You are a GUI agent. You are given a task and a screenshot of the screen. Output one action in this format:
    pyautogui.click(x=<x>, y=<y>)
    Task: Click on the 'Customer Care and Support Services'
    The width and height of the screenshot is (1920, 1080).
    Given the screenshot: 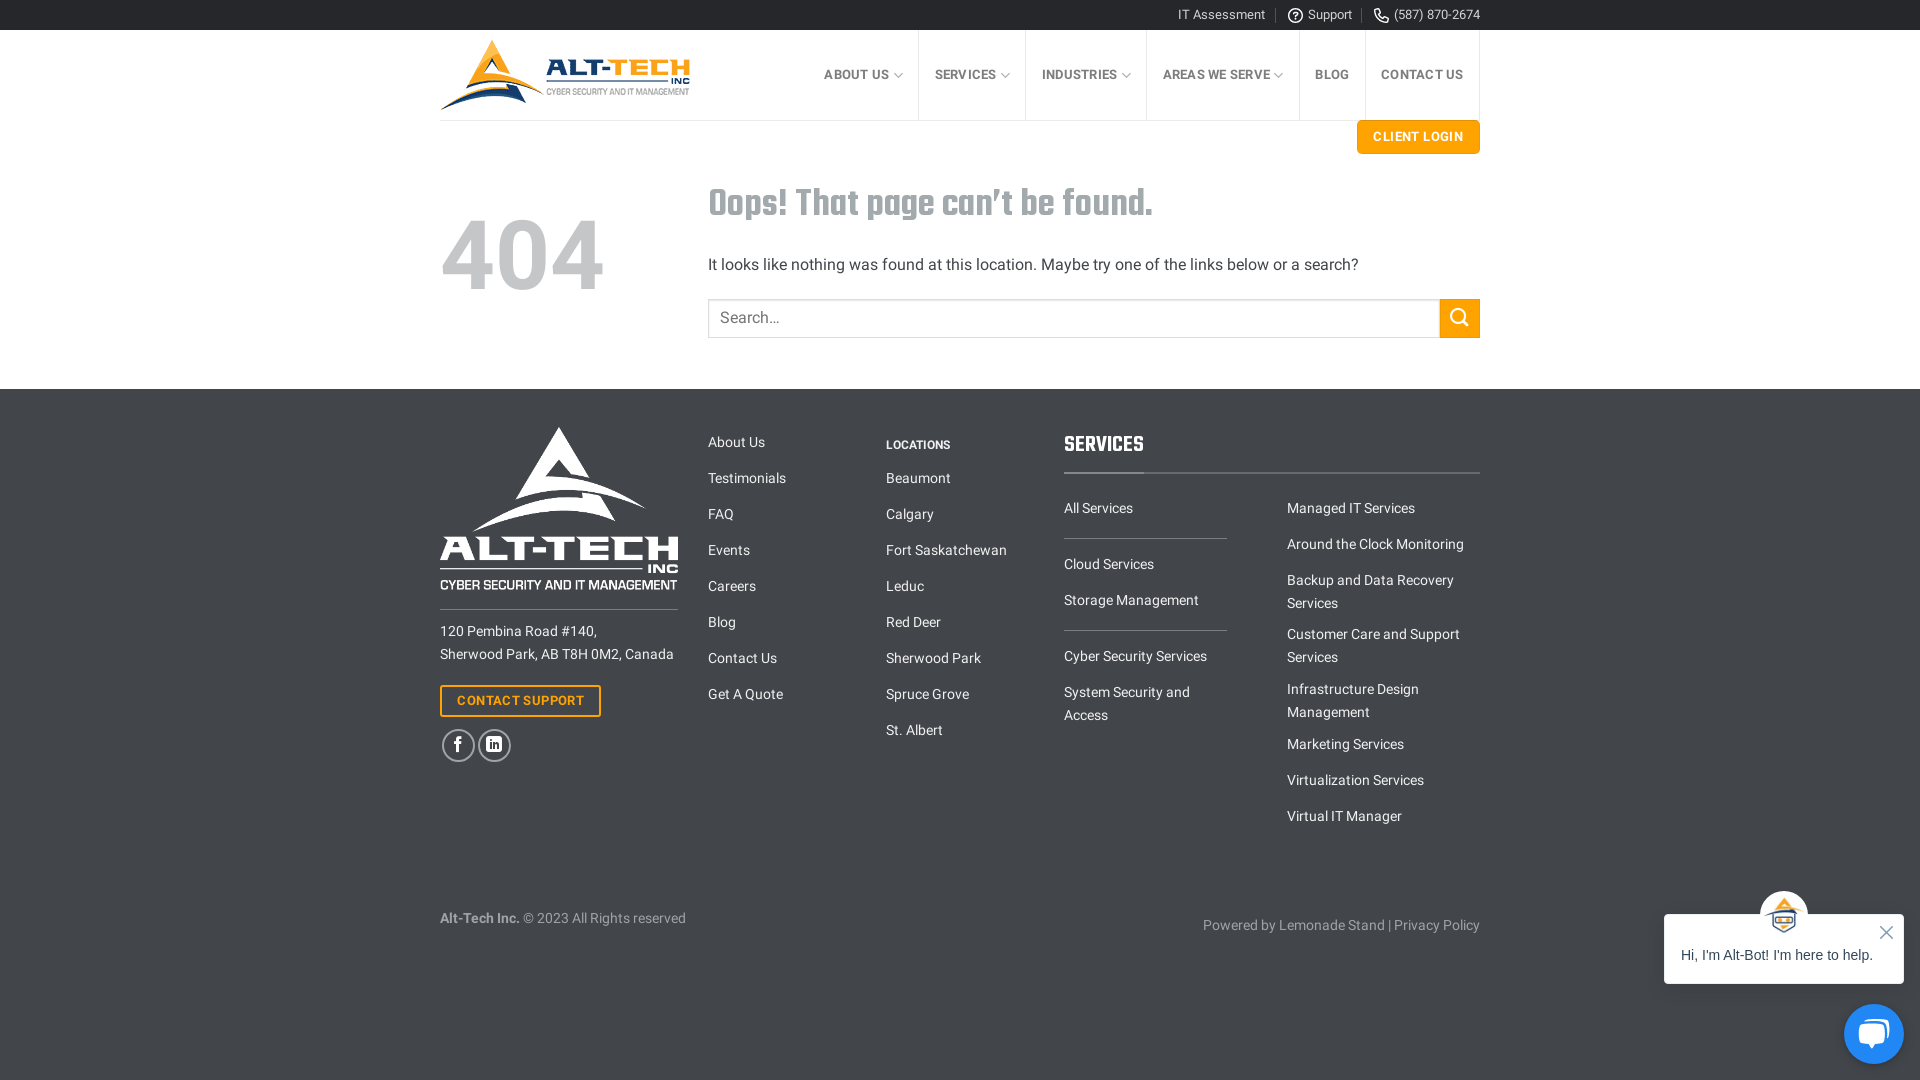 What is the action you would take?
    pyautogui.click(x=1382, y=646)
    